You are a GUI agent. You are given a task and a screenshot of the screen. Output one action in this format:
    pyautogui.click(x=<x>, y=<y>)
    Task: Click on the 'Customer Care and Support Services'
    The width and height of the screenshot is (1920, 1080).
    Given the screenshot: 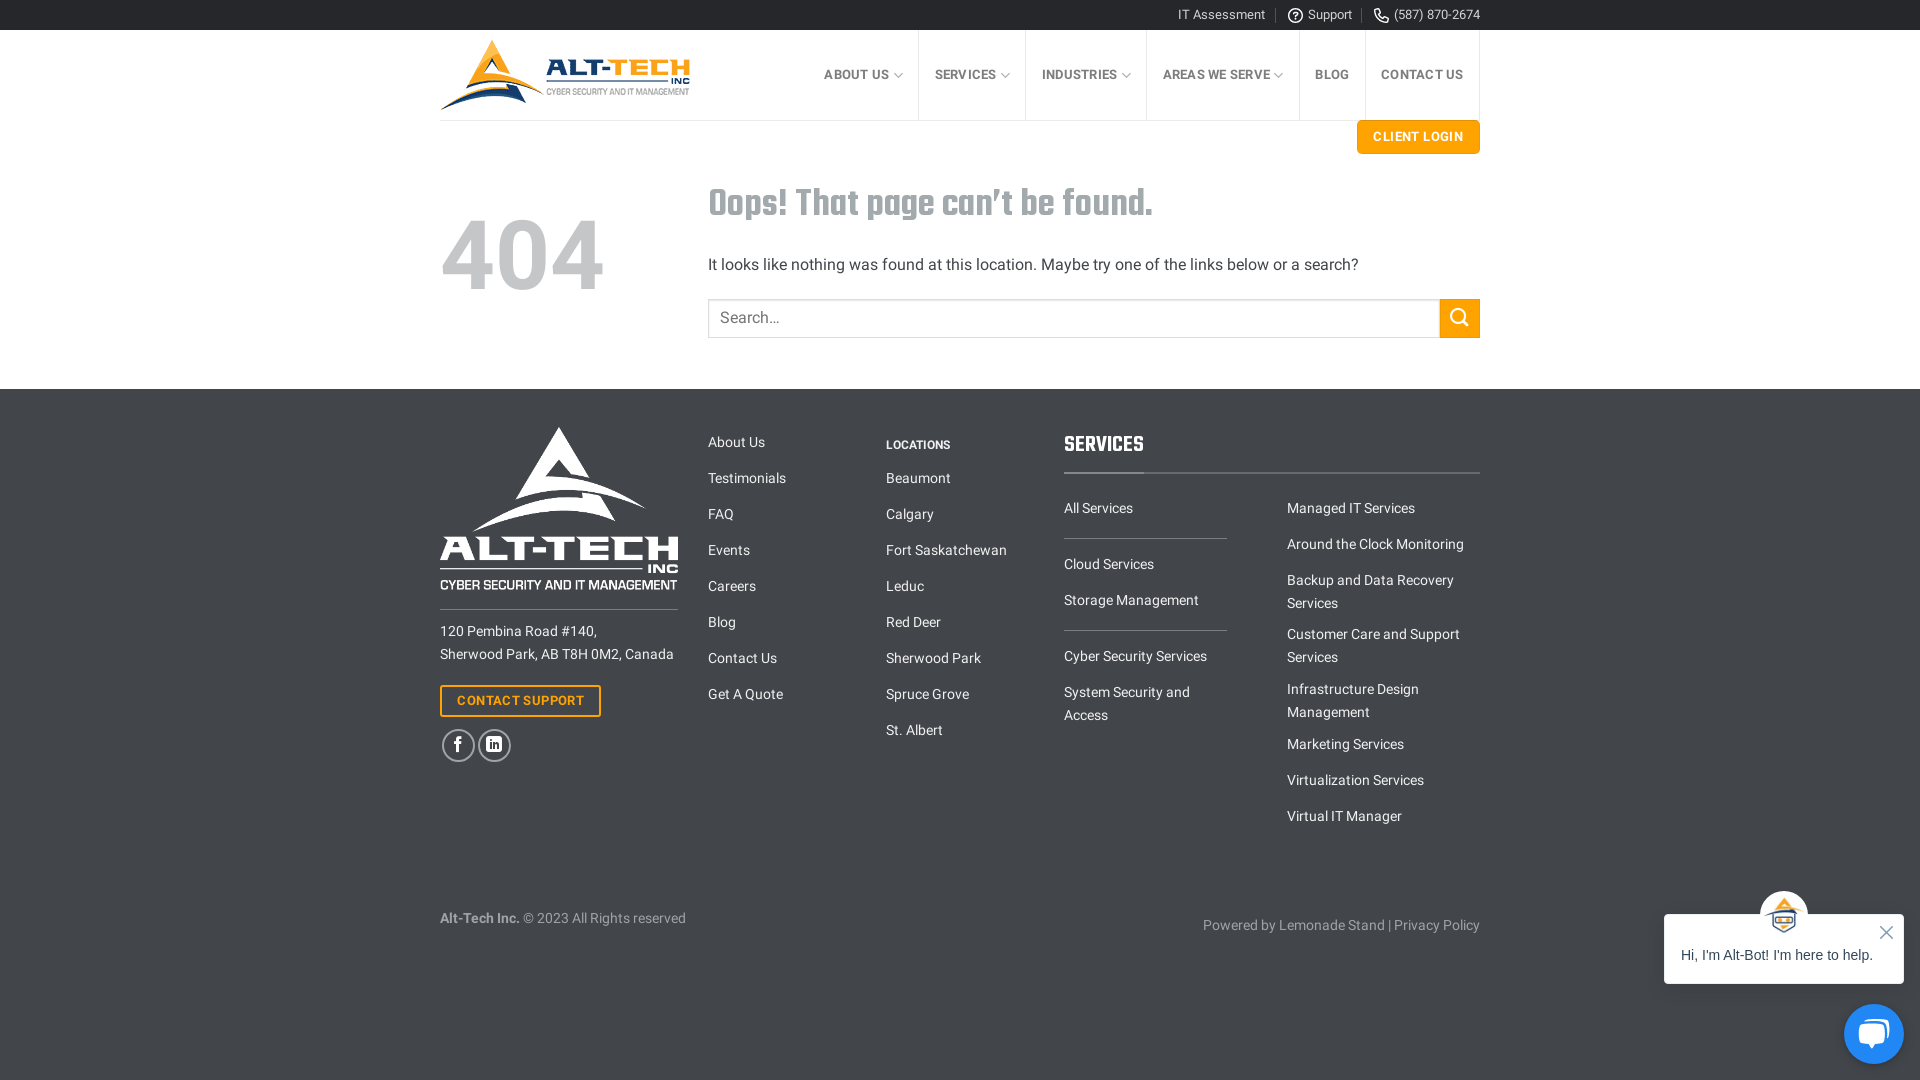 What is the action you would take?
    pyautogui.click(x=1382, y=646)
    